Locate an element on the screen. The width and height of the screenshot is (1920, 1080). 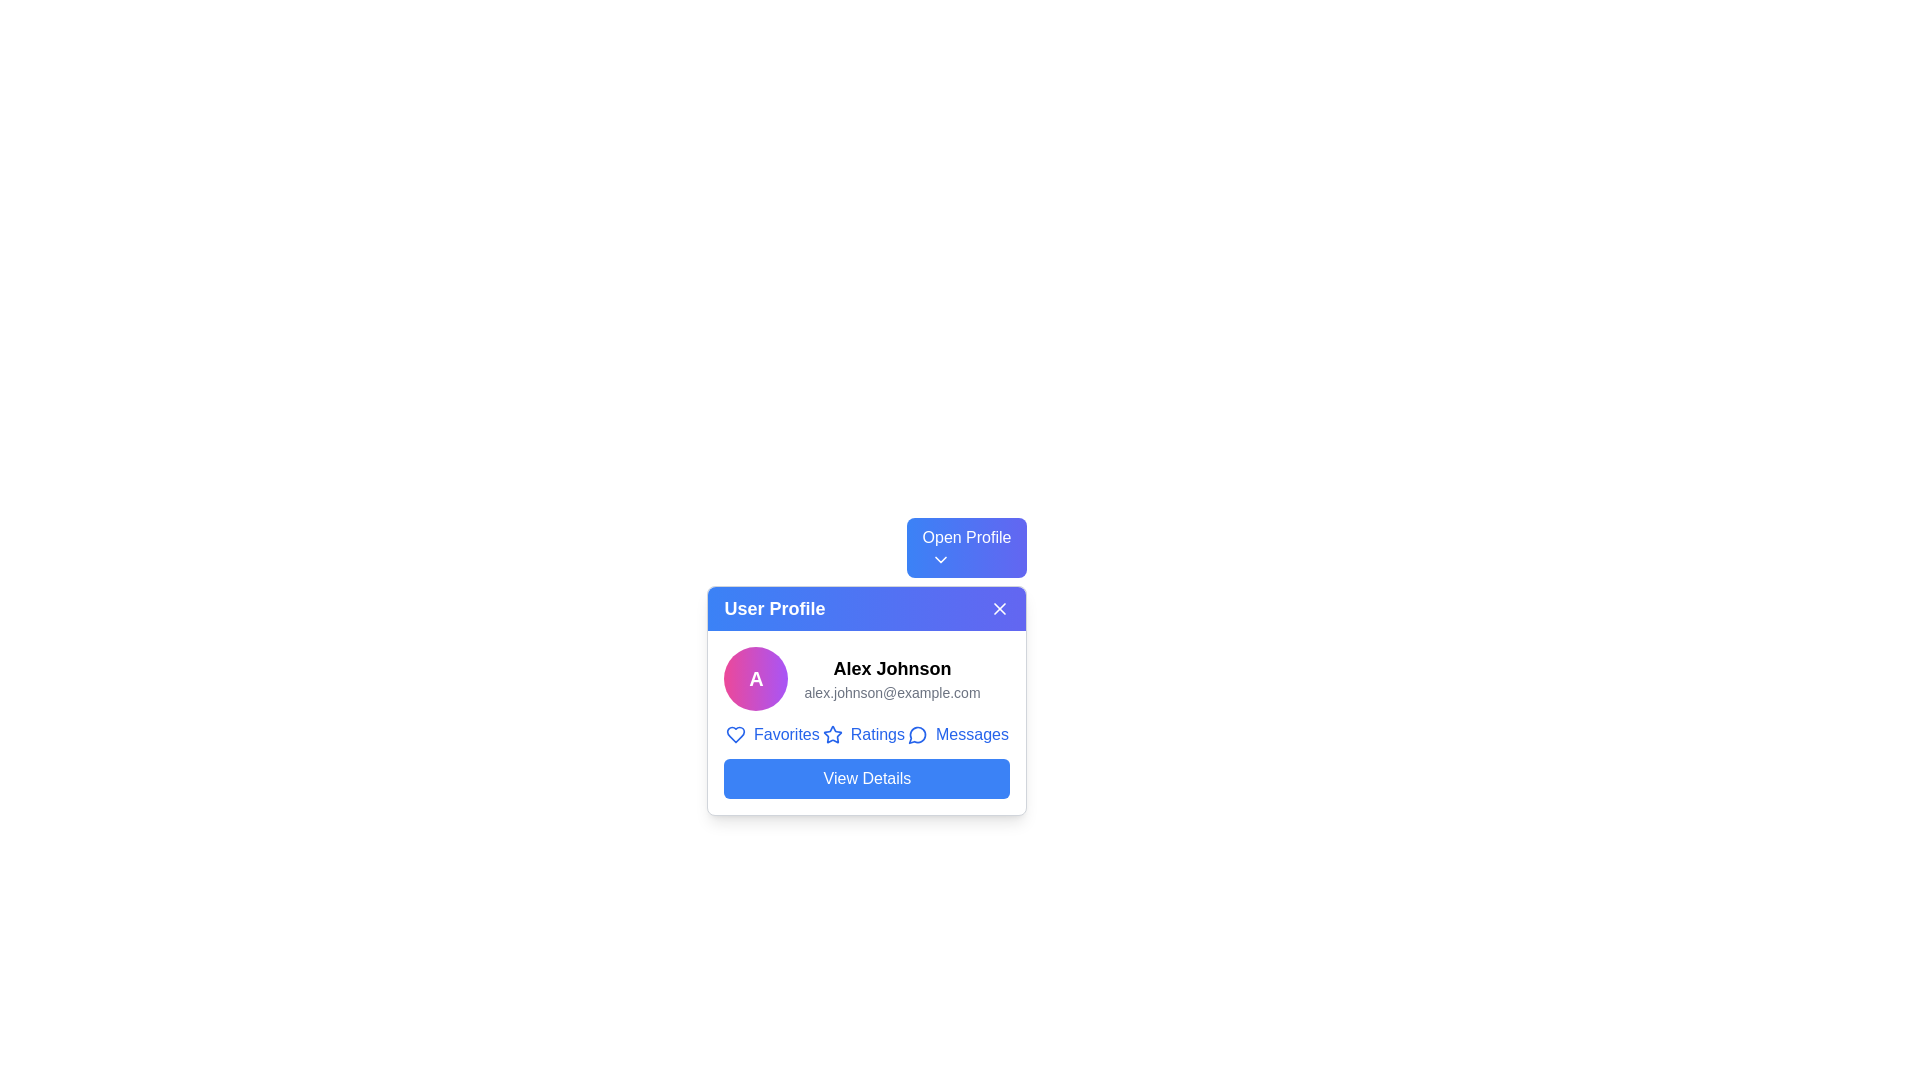
the user's profile picture icon located at the top-left corner of the user profile card, adjacent to the text 'Alex Johnson' and 'alex.johnson@example.com' is located at coordinates (755, 677).